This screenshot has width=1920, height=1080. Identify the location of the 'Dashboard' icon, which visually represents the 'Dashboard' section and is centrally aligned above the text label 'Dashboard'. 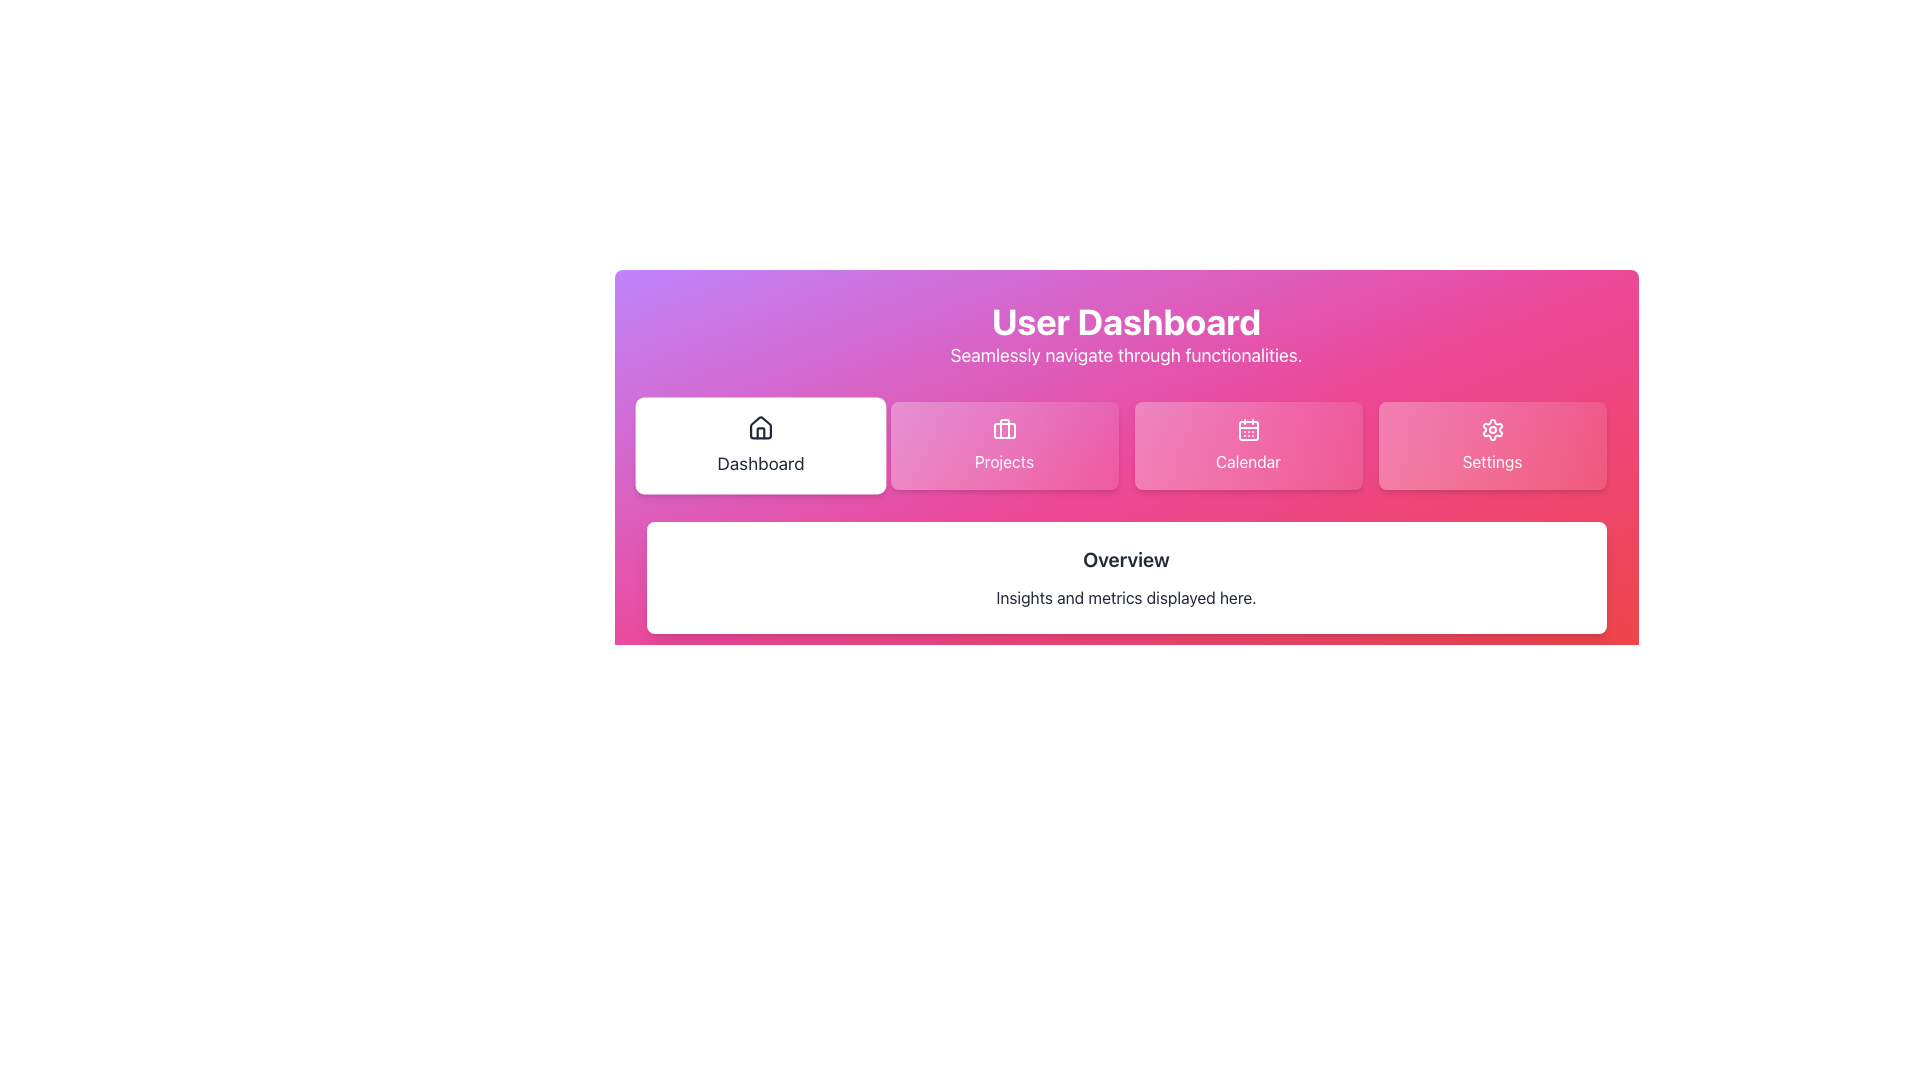
(759, 427).